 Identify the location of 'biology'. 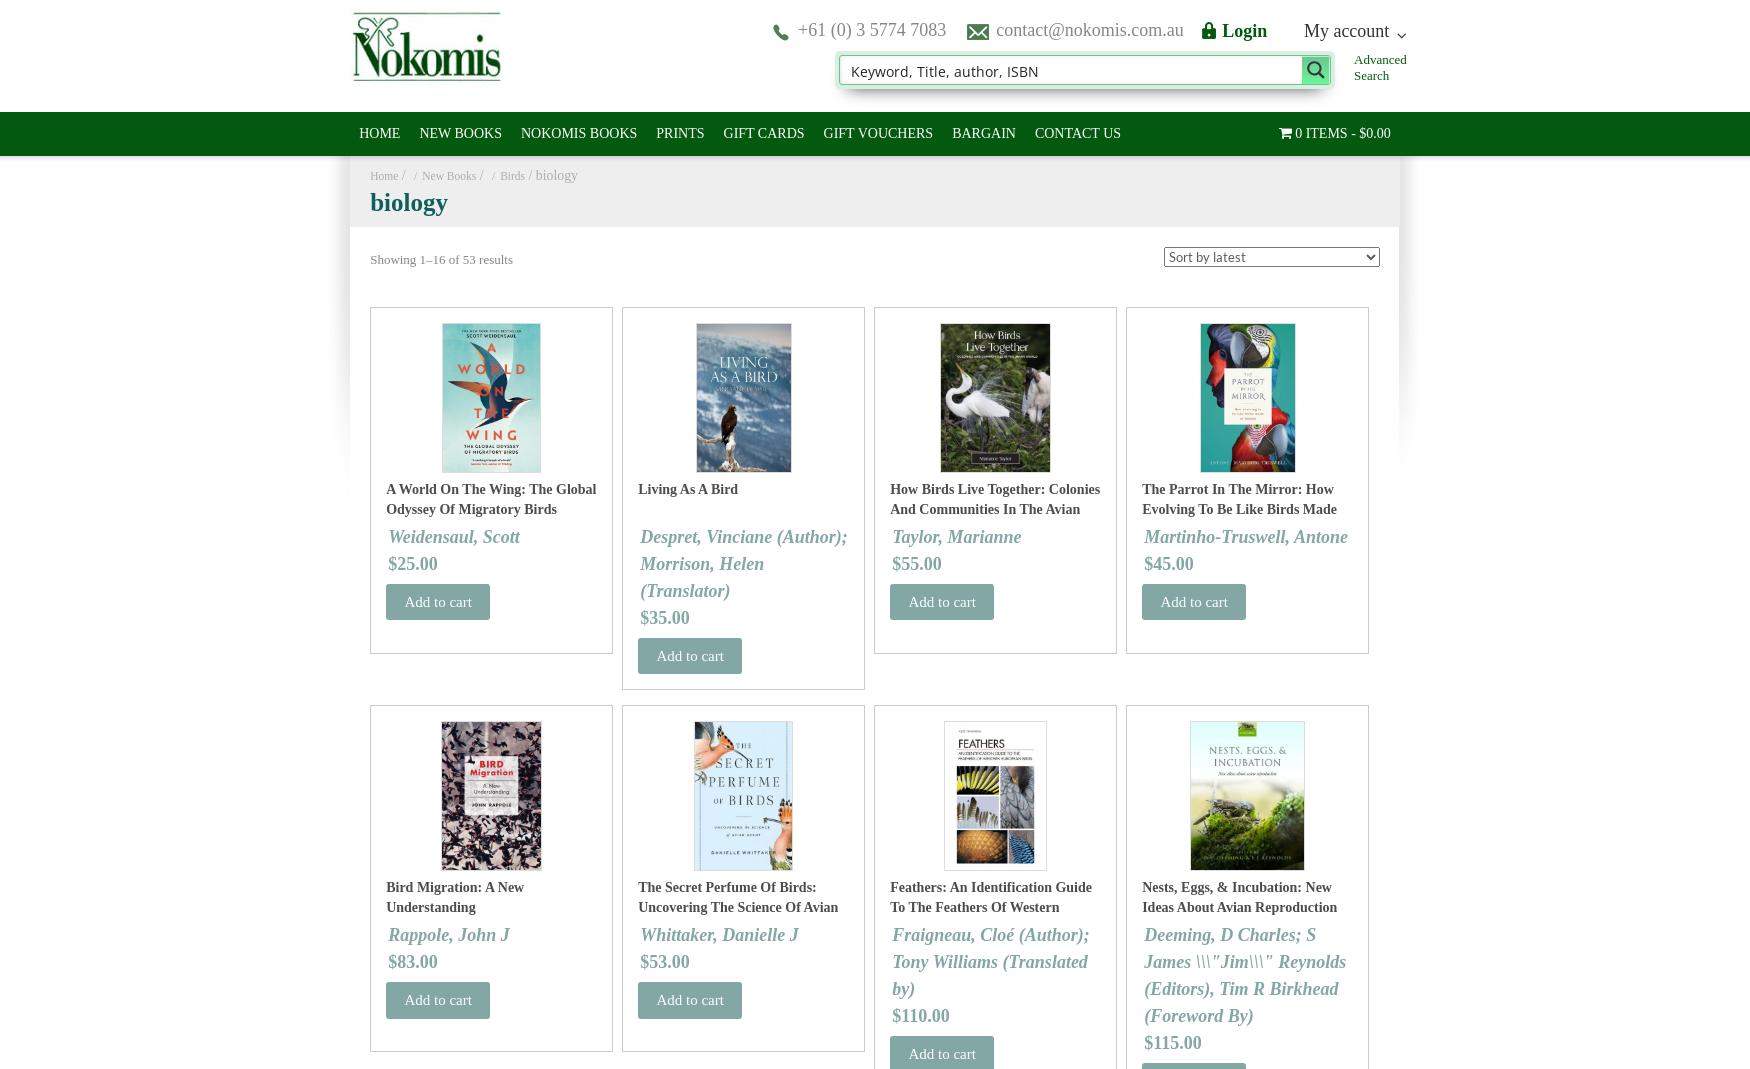
(407, 202).